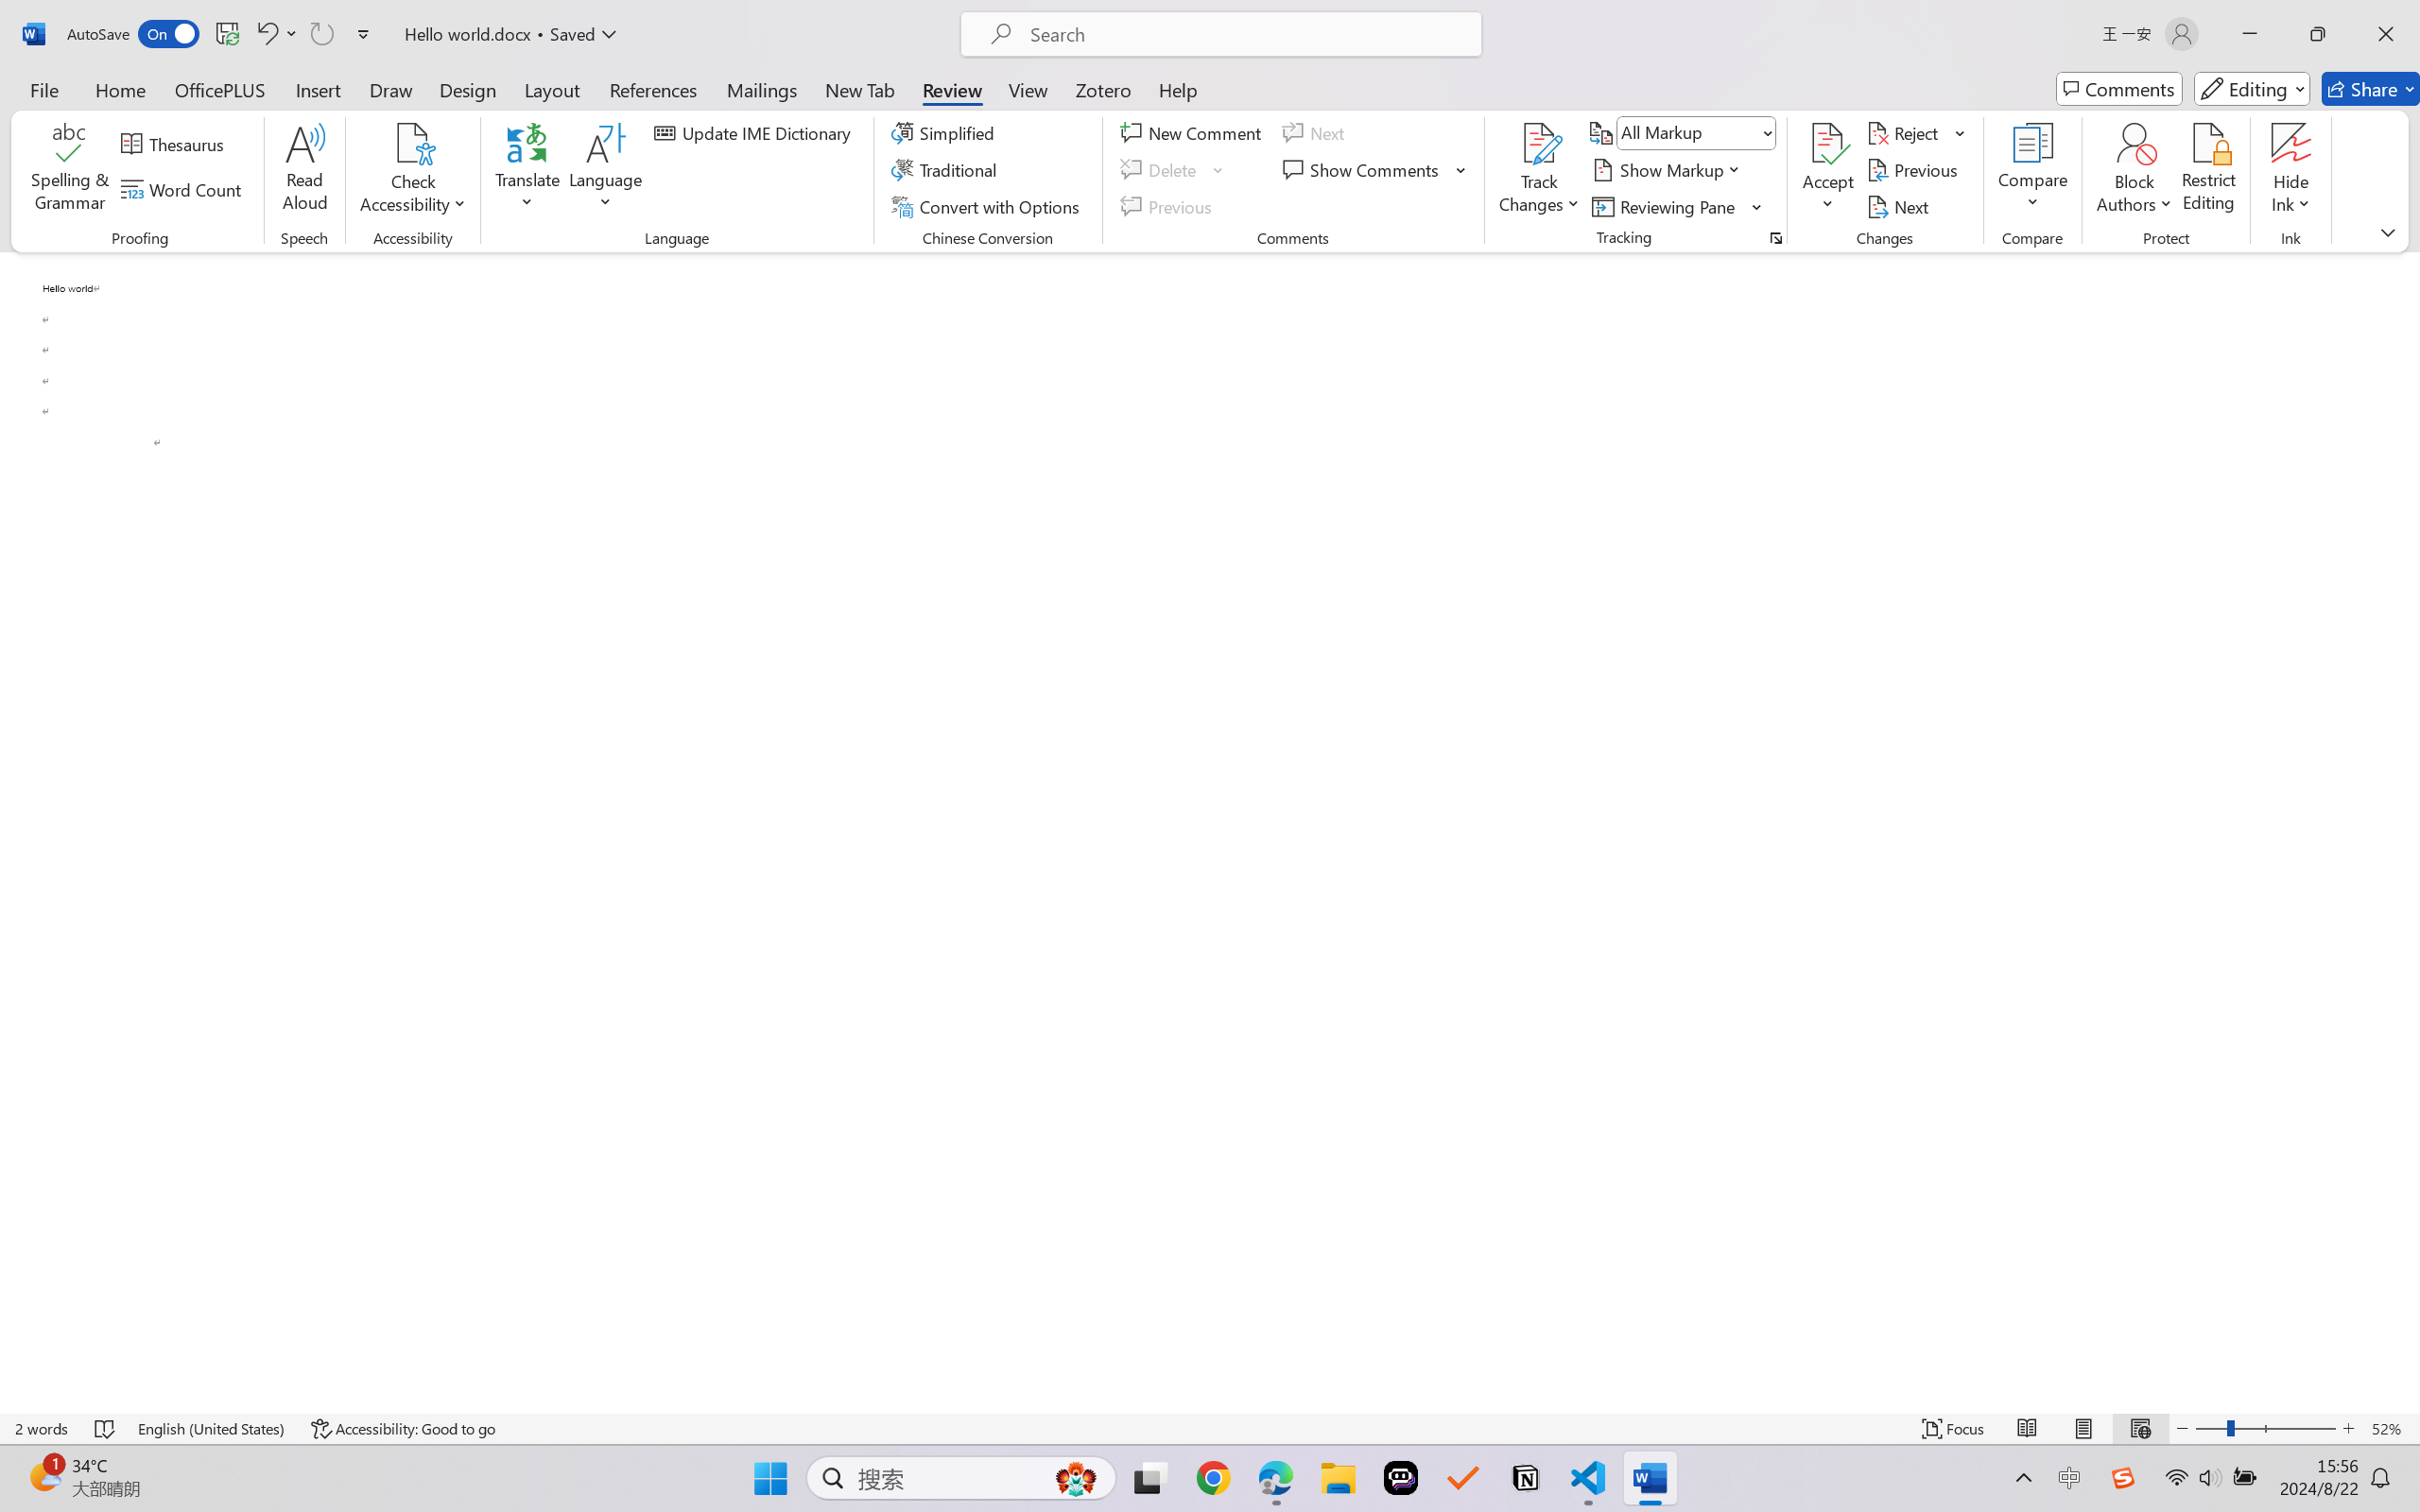 The image size is (2420, 1512). I want to click on 'Reject and Move to Next', so click(1906, 131).